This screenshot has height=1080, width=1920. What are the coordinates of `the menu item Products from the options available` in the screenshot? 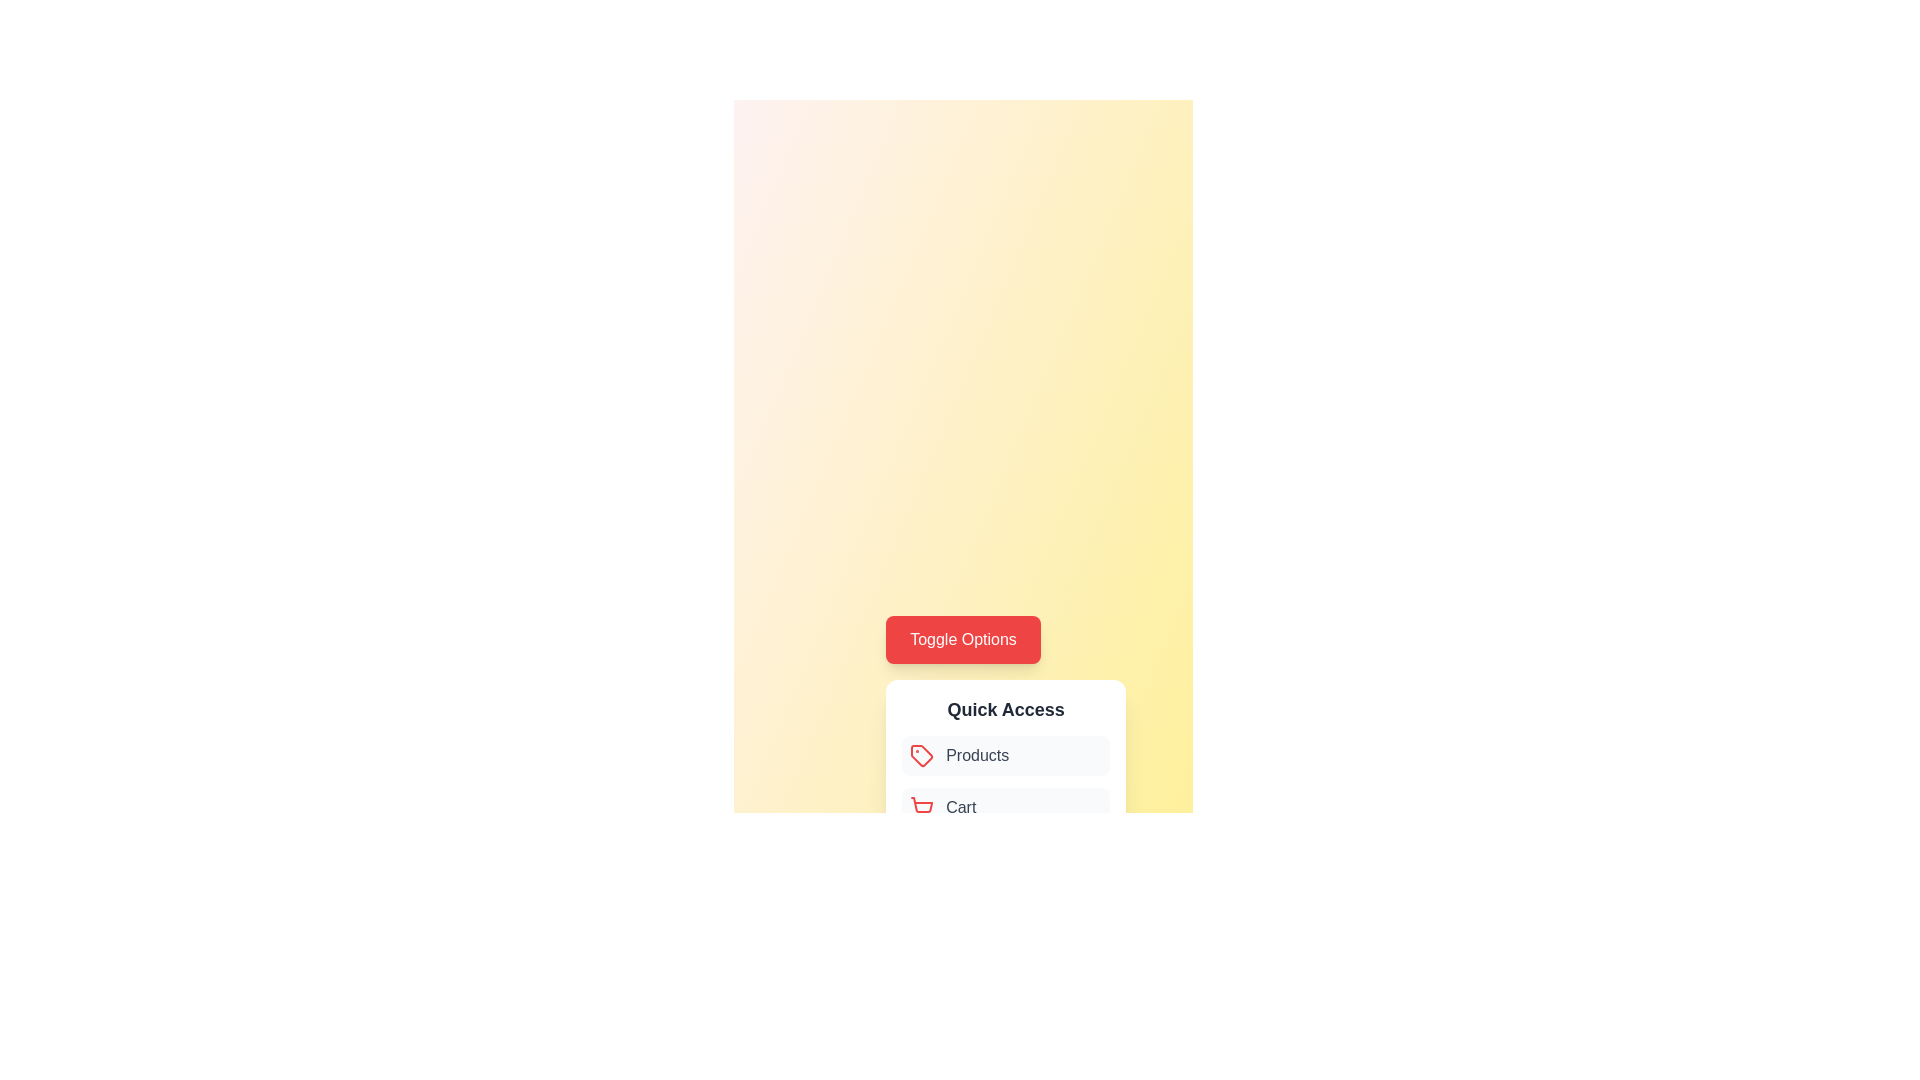 It's located at (1006, 756).